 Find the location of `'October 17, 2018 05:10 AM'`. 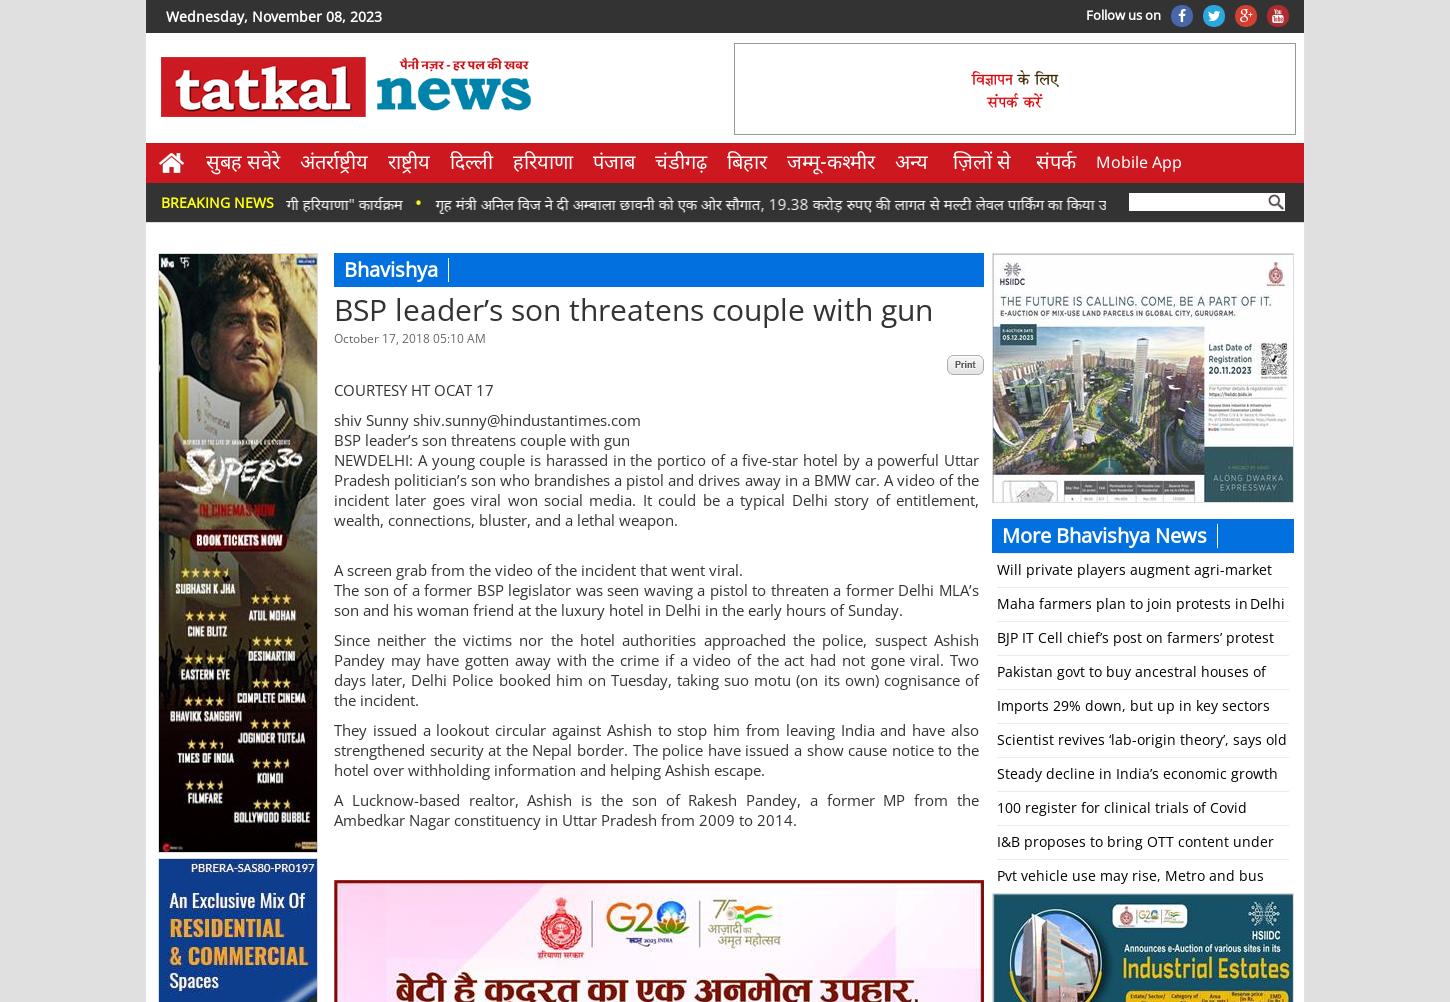

'October 17, 2018 05:10 AM' is located at coordinates (409, 338).